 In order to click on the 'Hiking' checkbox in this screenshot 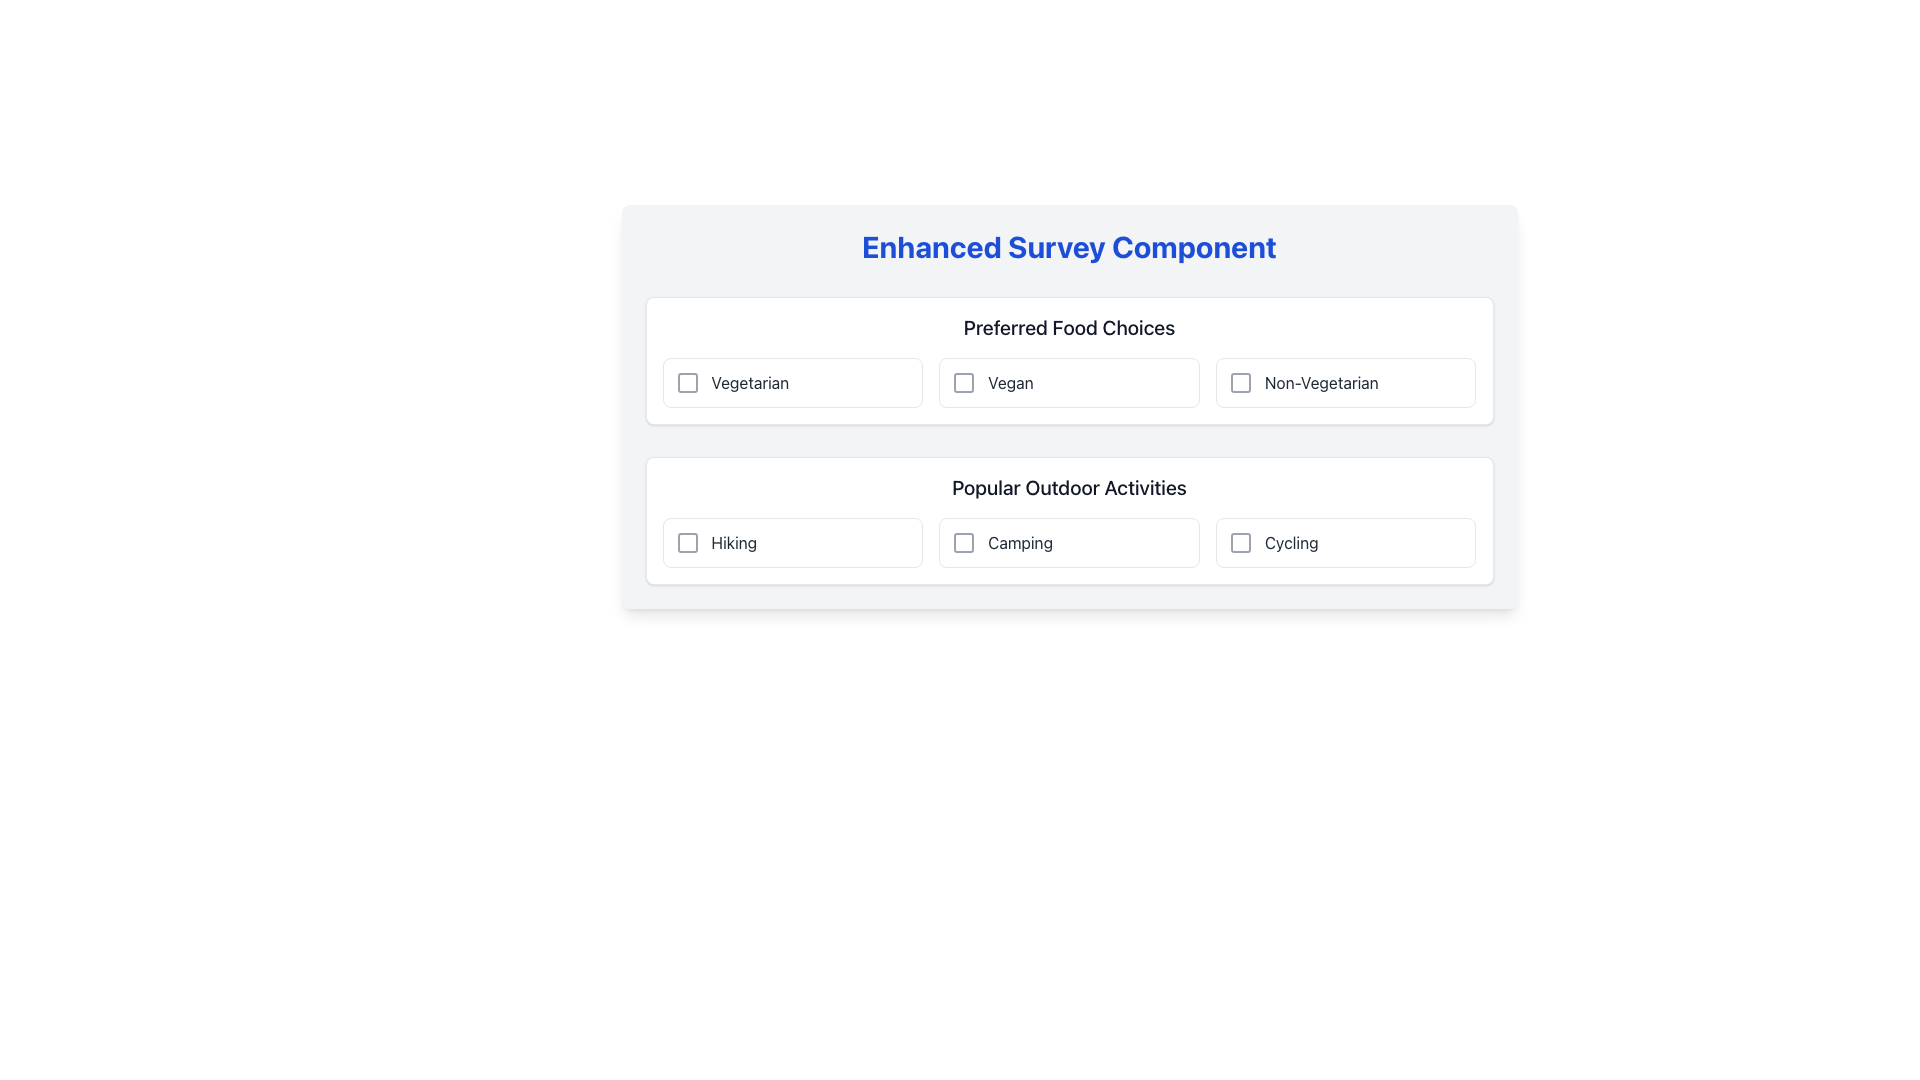, I will do `click(791, 543)`.